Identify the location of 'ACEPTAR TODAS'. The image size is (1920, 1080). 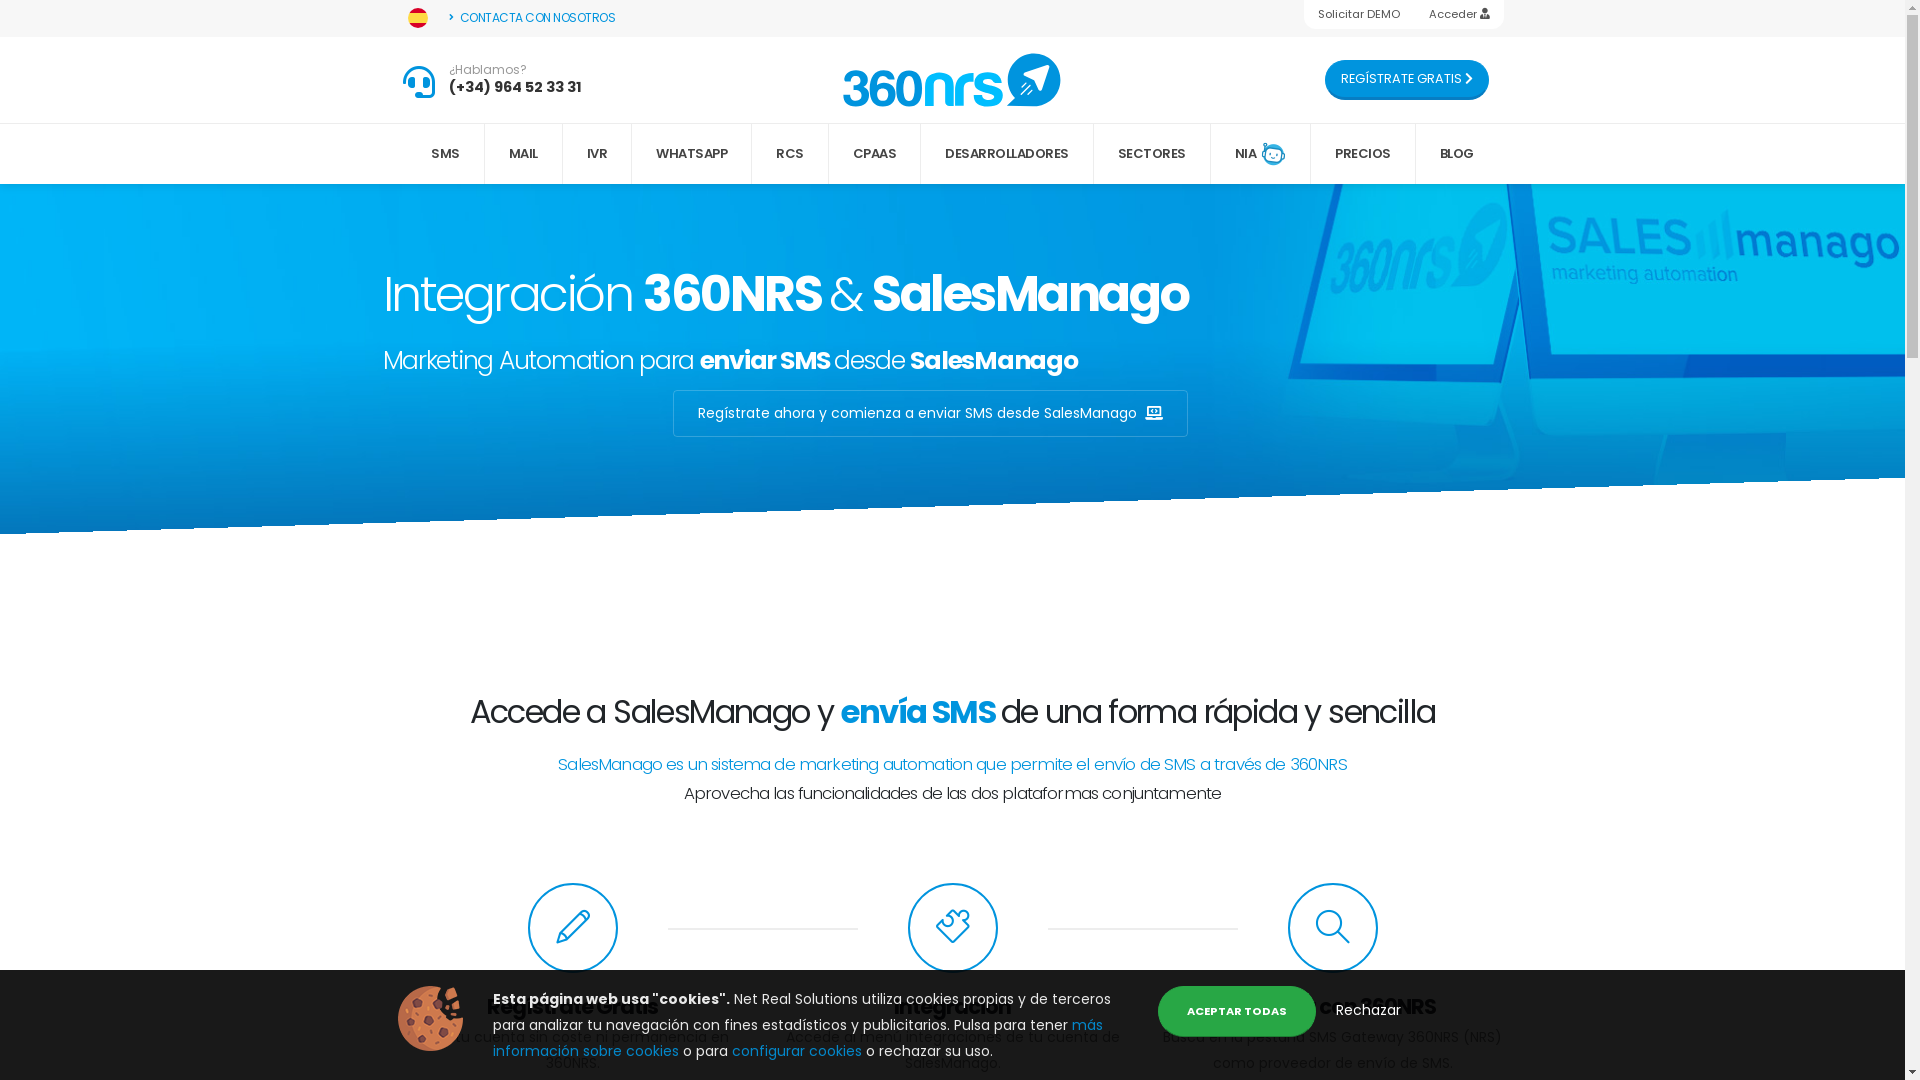
(1236, 1011).